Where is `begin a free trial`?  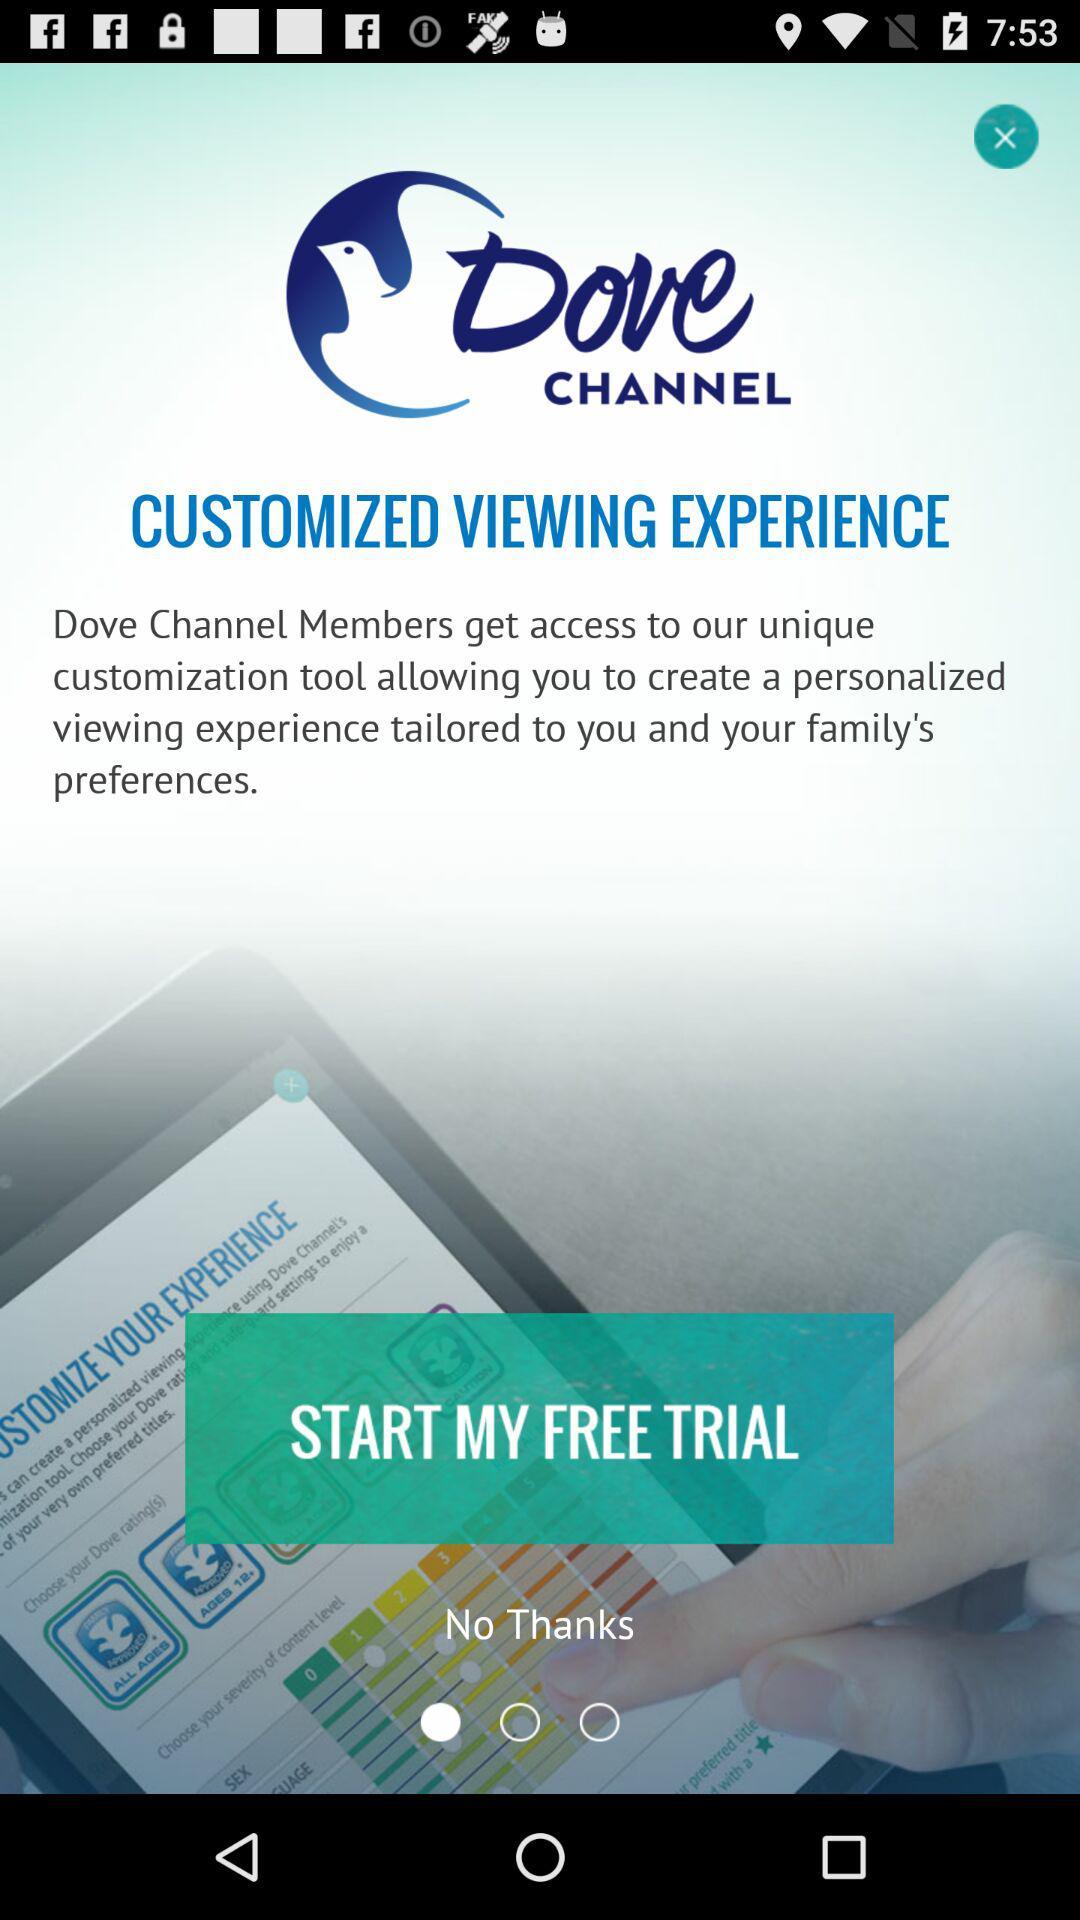
begin a free trial is located at coordinates (538, 1427).